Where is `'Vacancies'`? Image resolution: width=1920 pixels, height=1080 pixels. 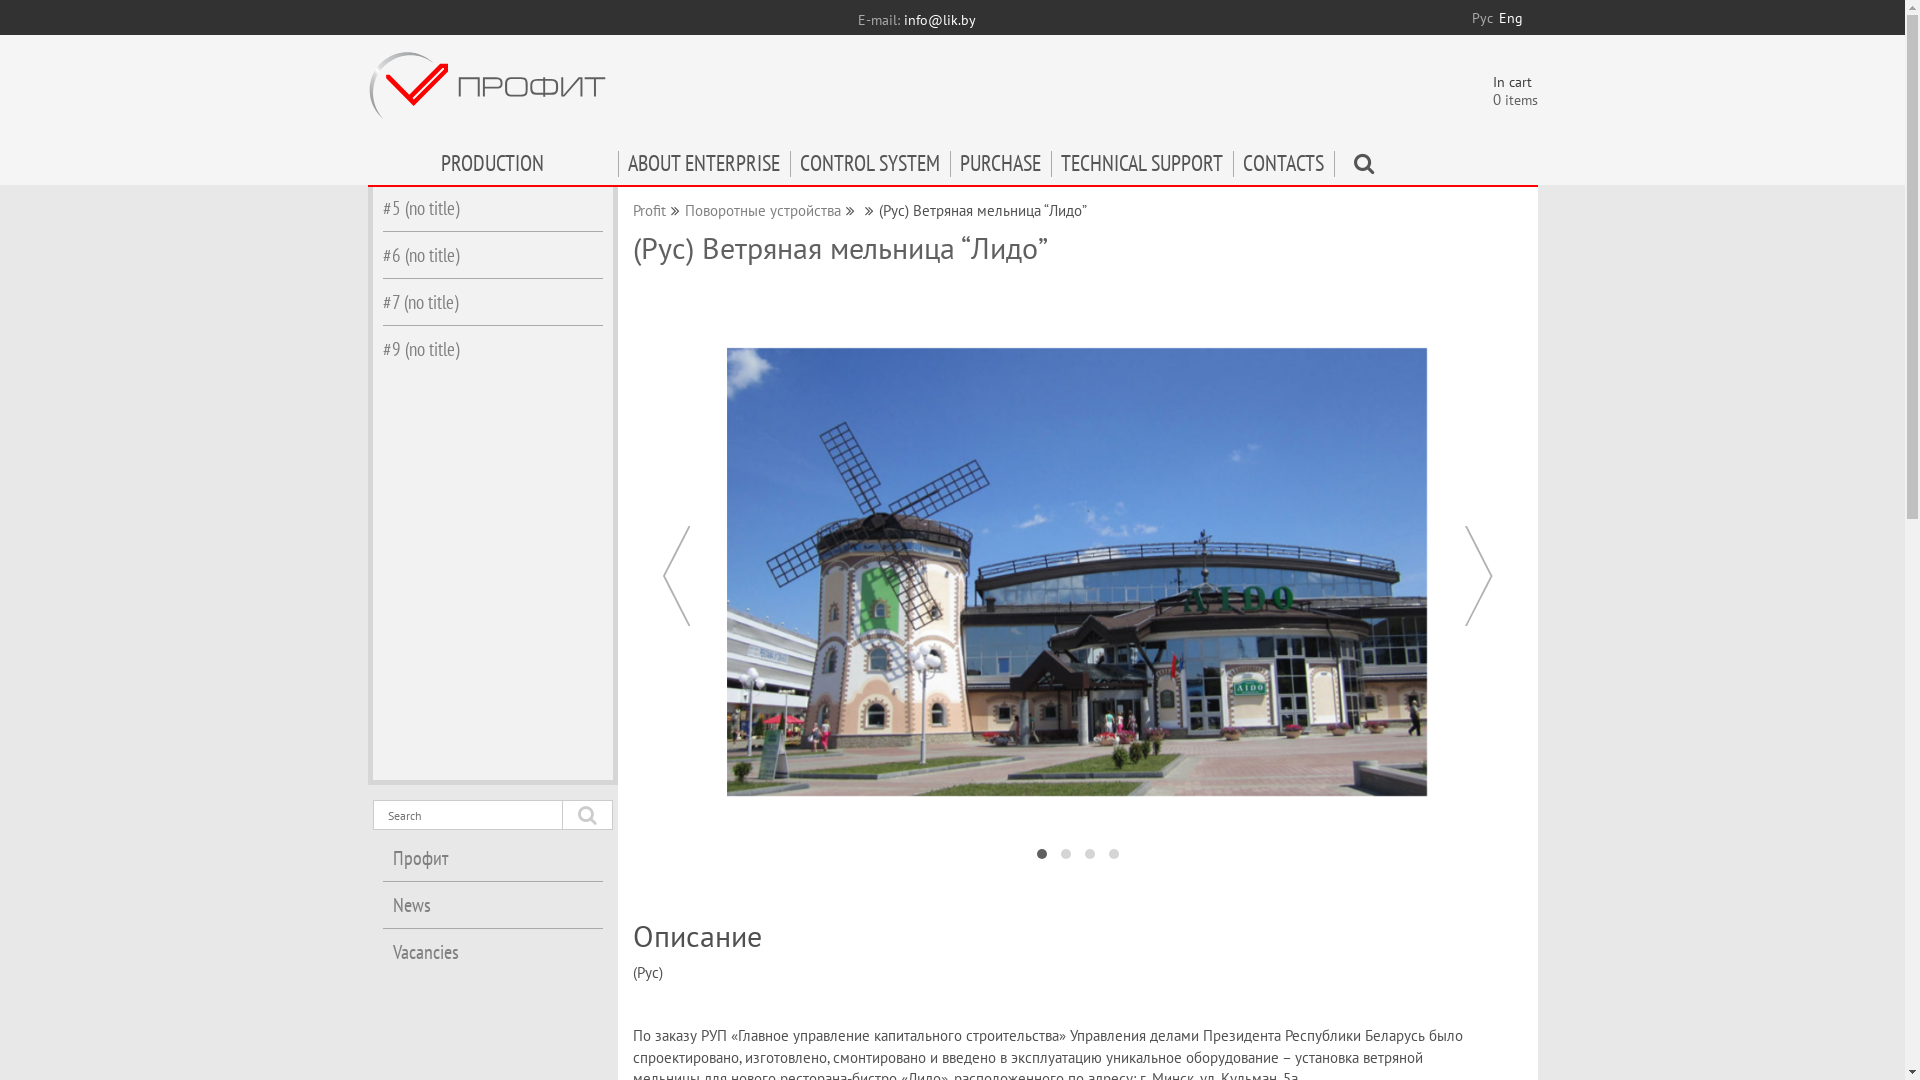 'Vacancies' is located at coordinates (491, 951).